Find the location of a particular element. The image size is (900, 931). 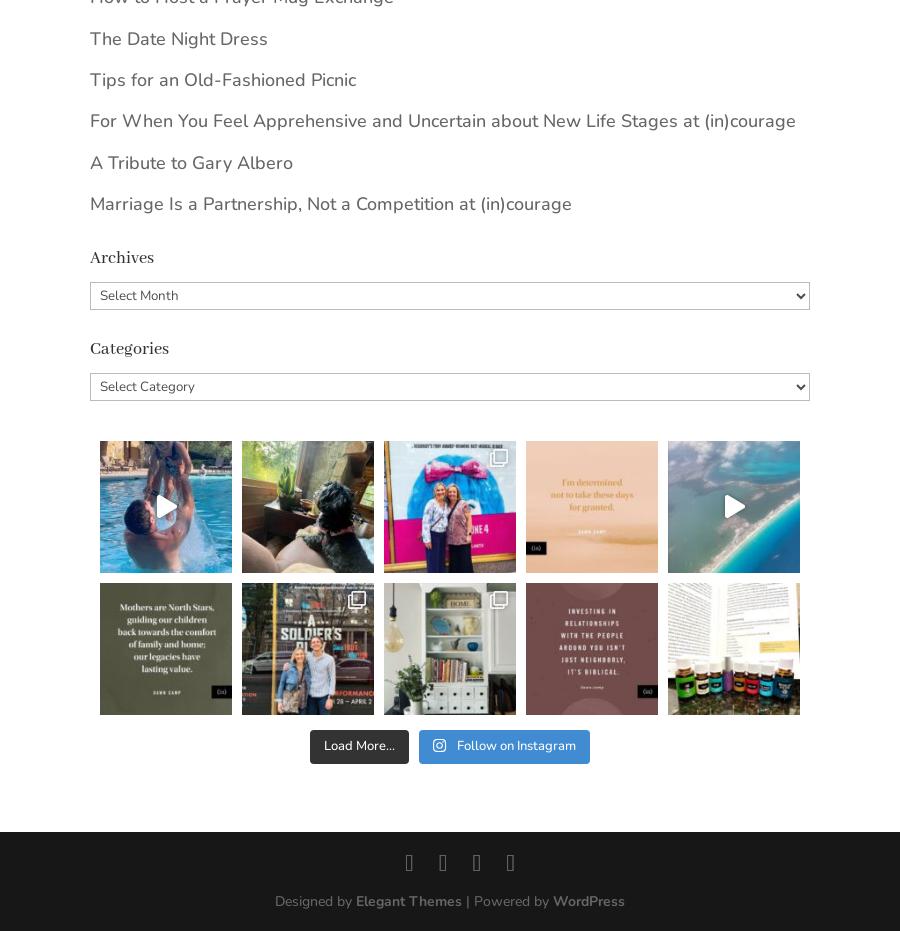

'Follow on Instagram' is located at coordinates (455, 746).